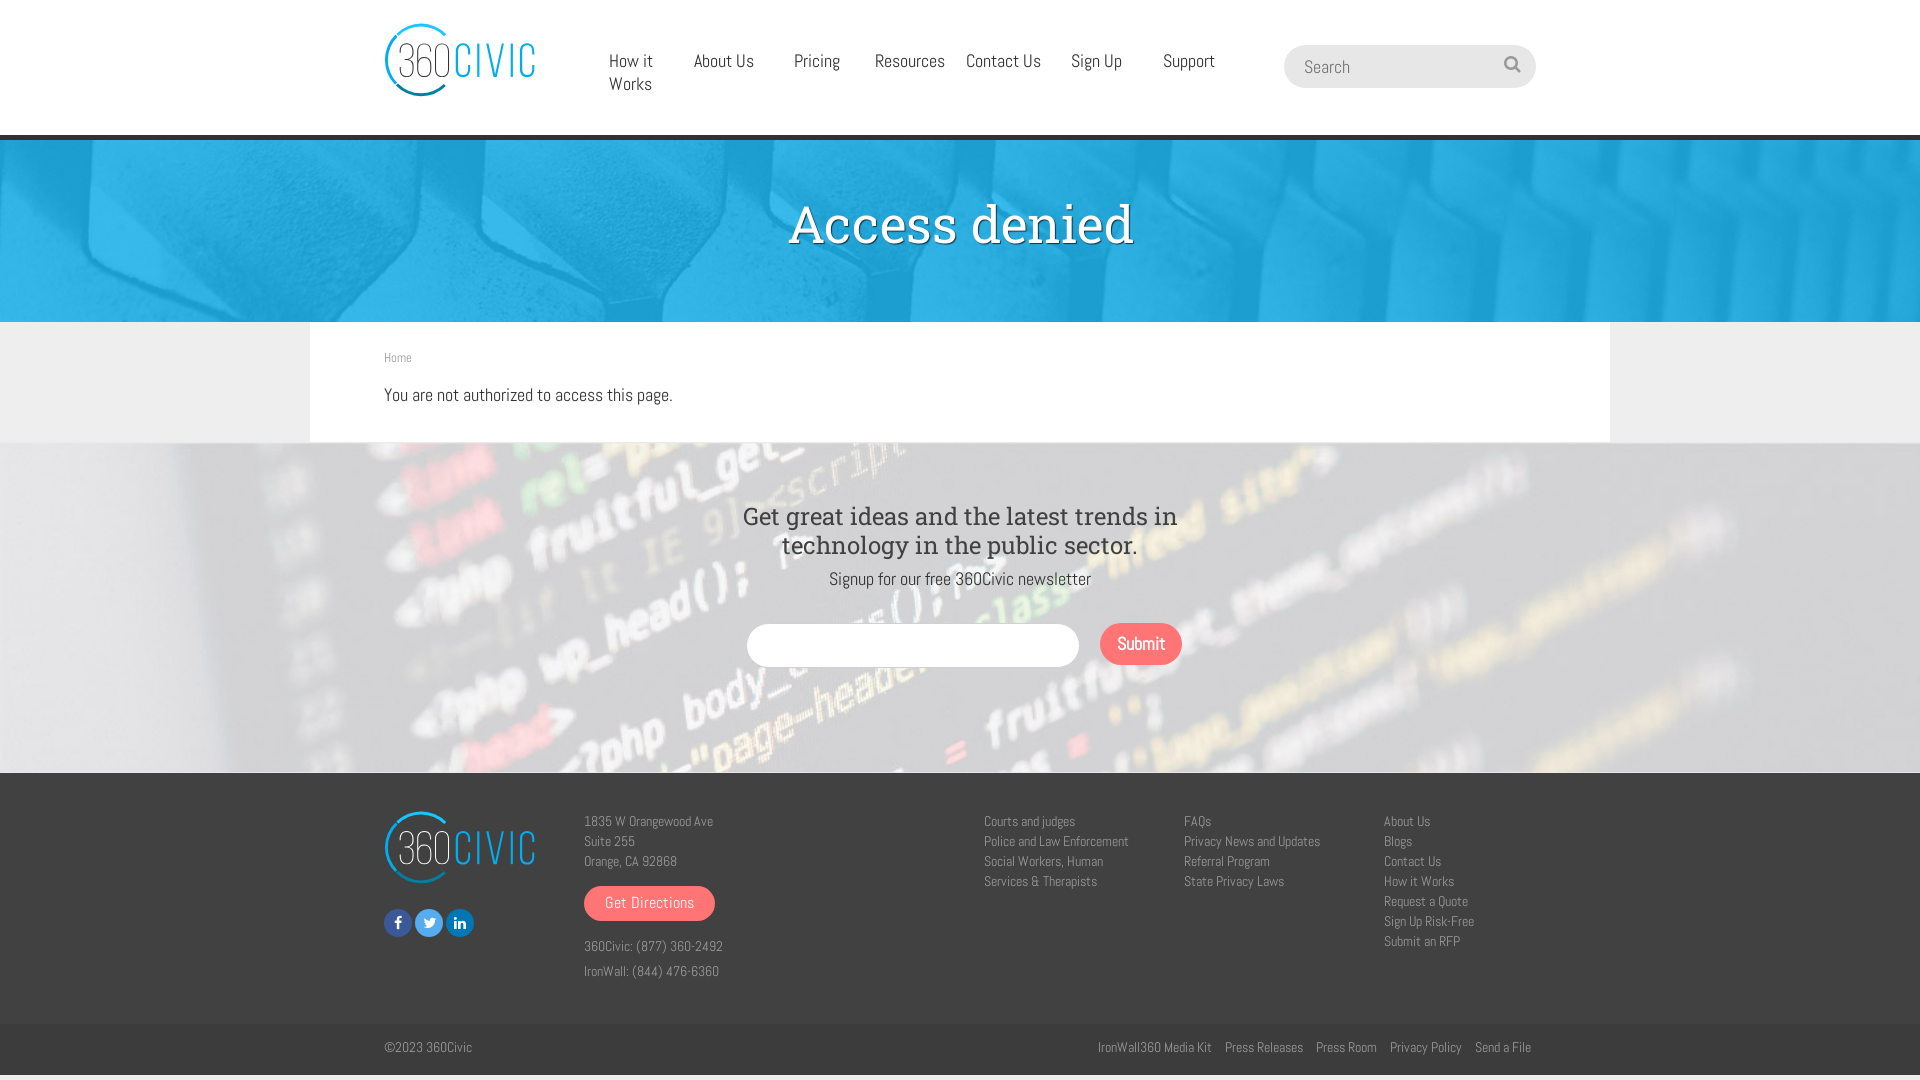  Describe the element at coordinates (1232, 879) in the screenshot. I see `'State Privacy Laws'` at that location.